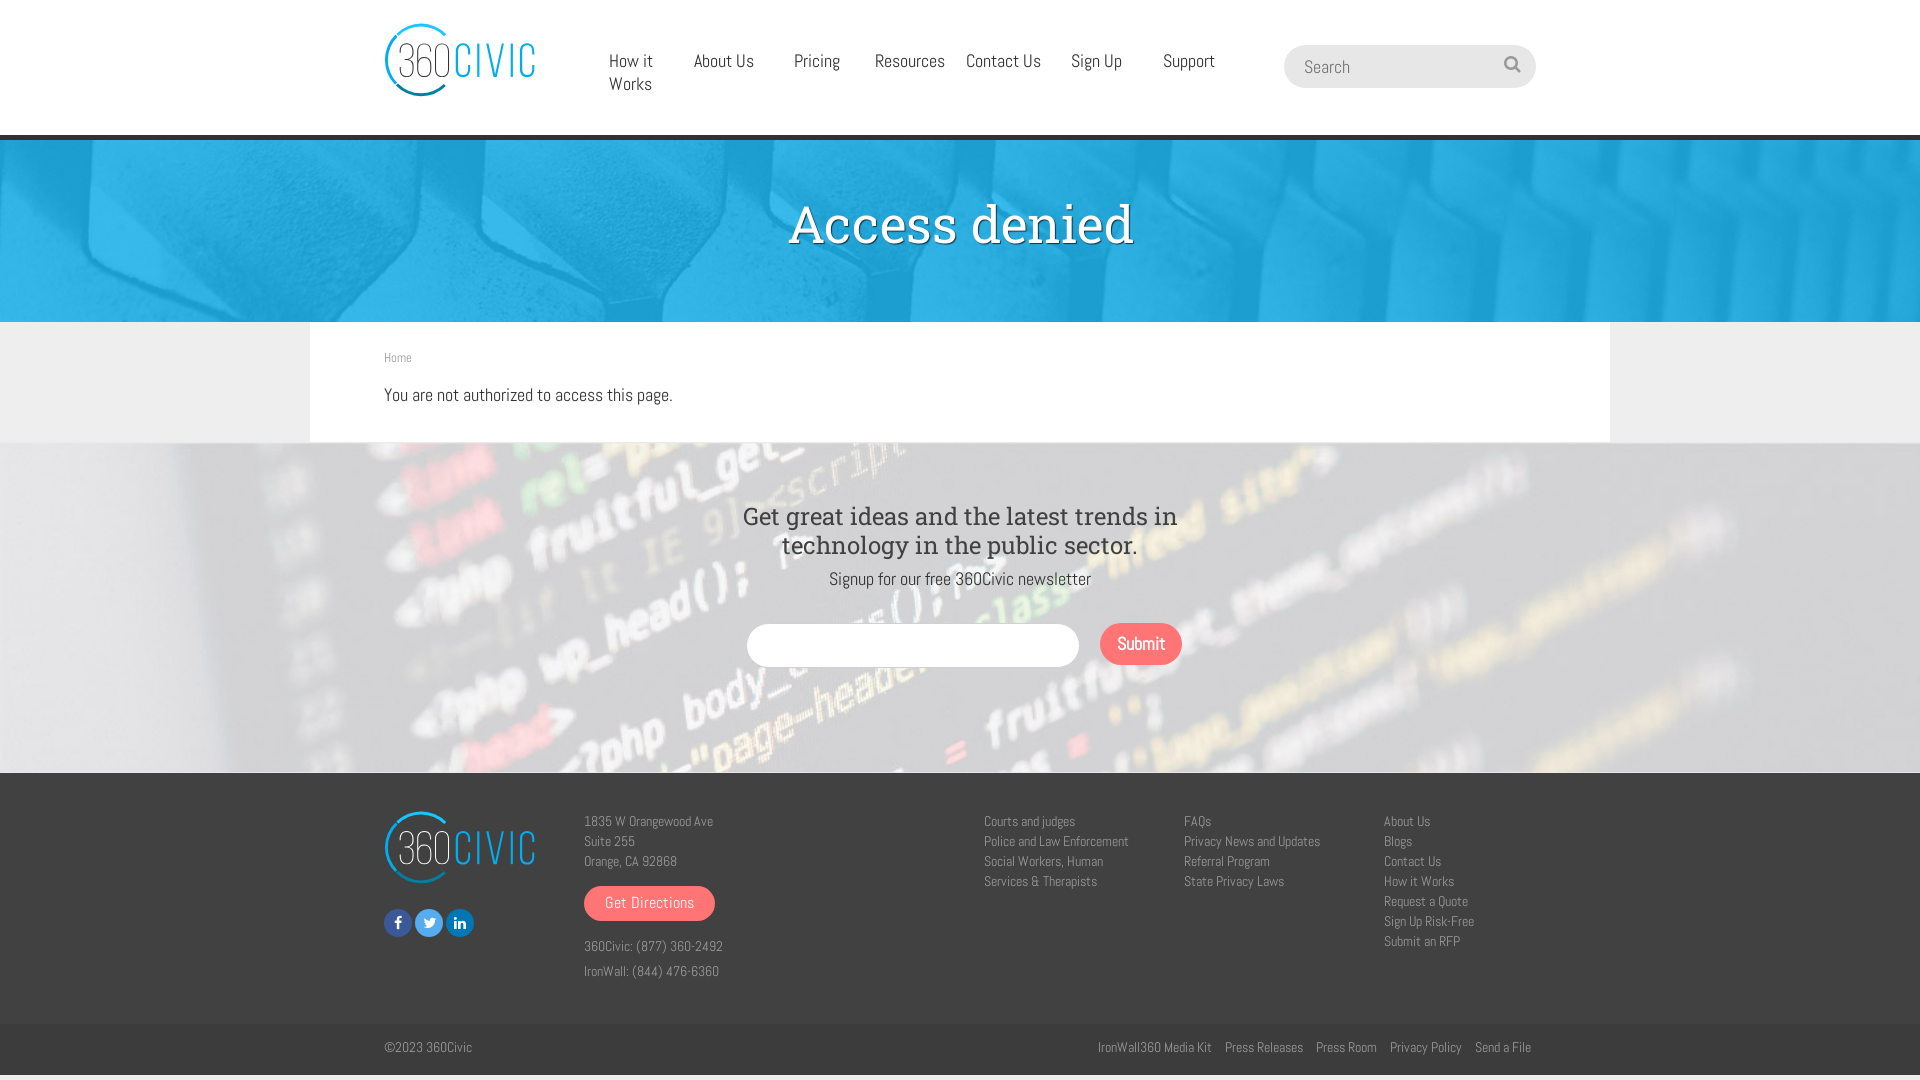  Describe the element at coordinates (1232, 879) in the screenshot. I see `'State Privacy Laws'` at that location.